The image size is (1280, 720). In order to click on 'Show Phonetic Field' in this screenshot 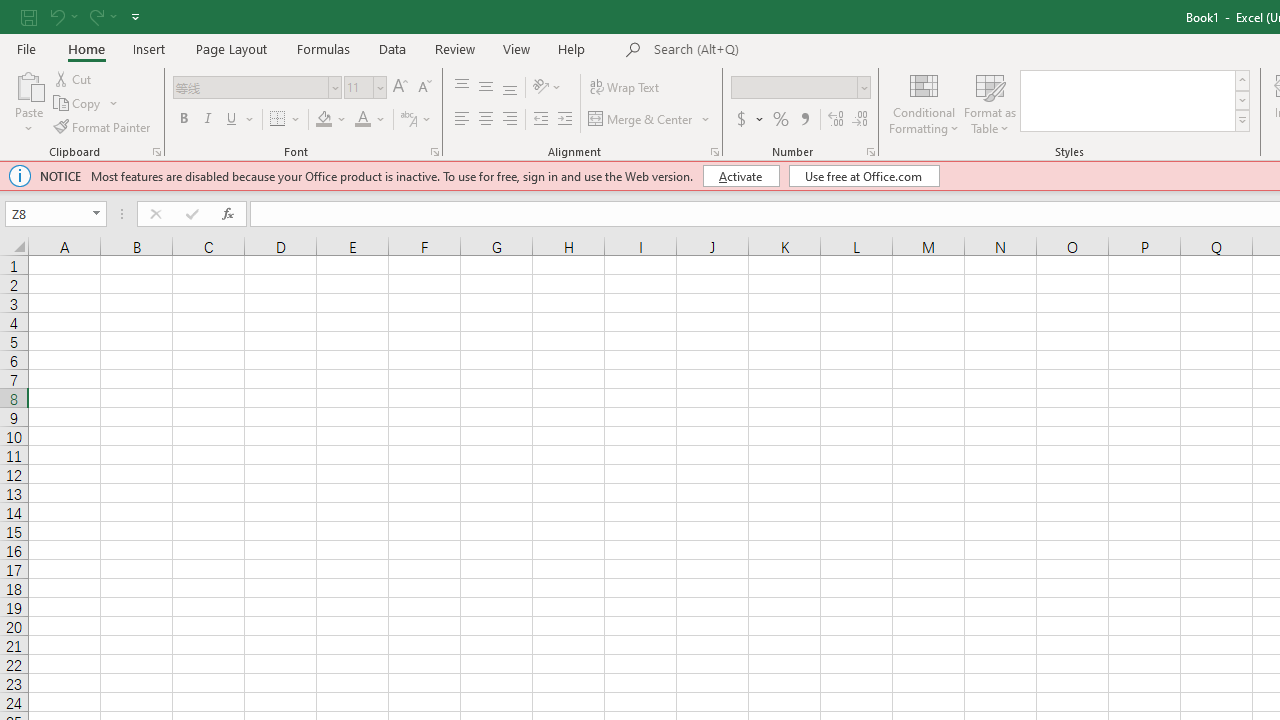, I will do `click(407, 119)`.